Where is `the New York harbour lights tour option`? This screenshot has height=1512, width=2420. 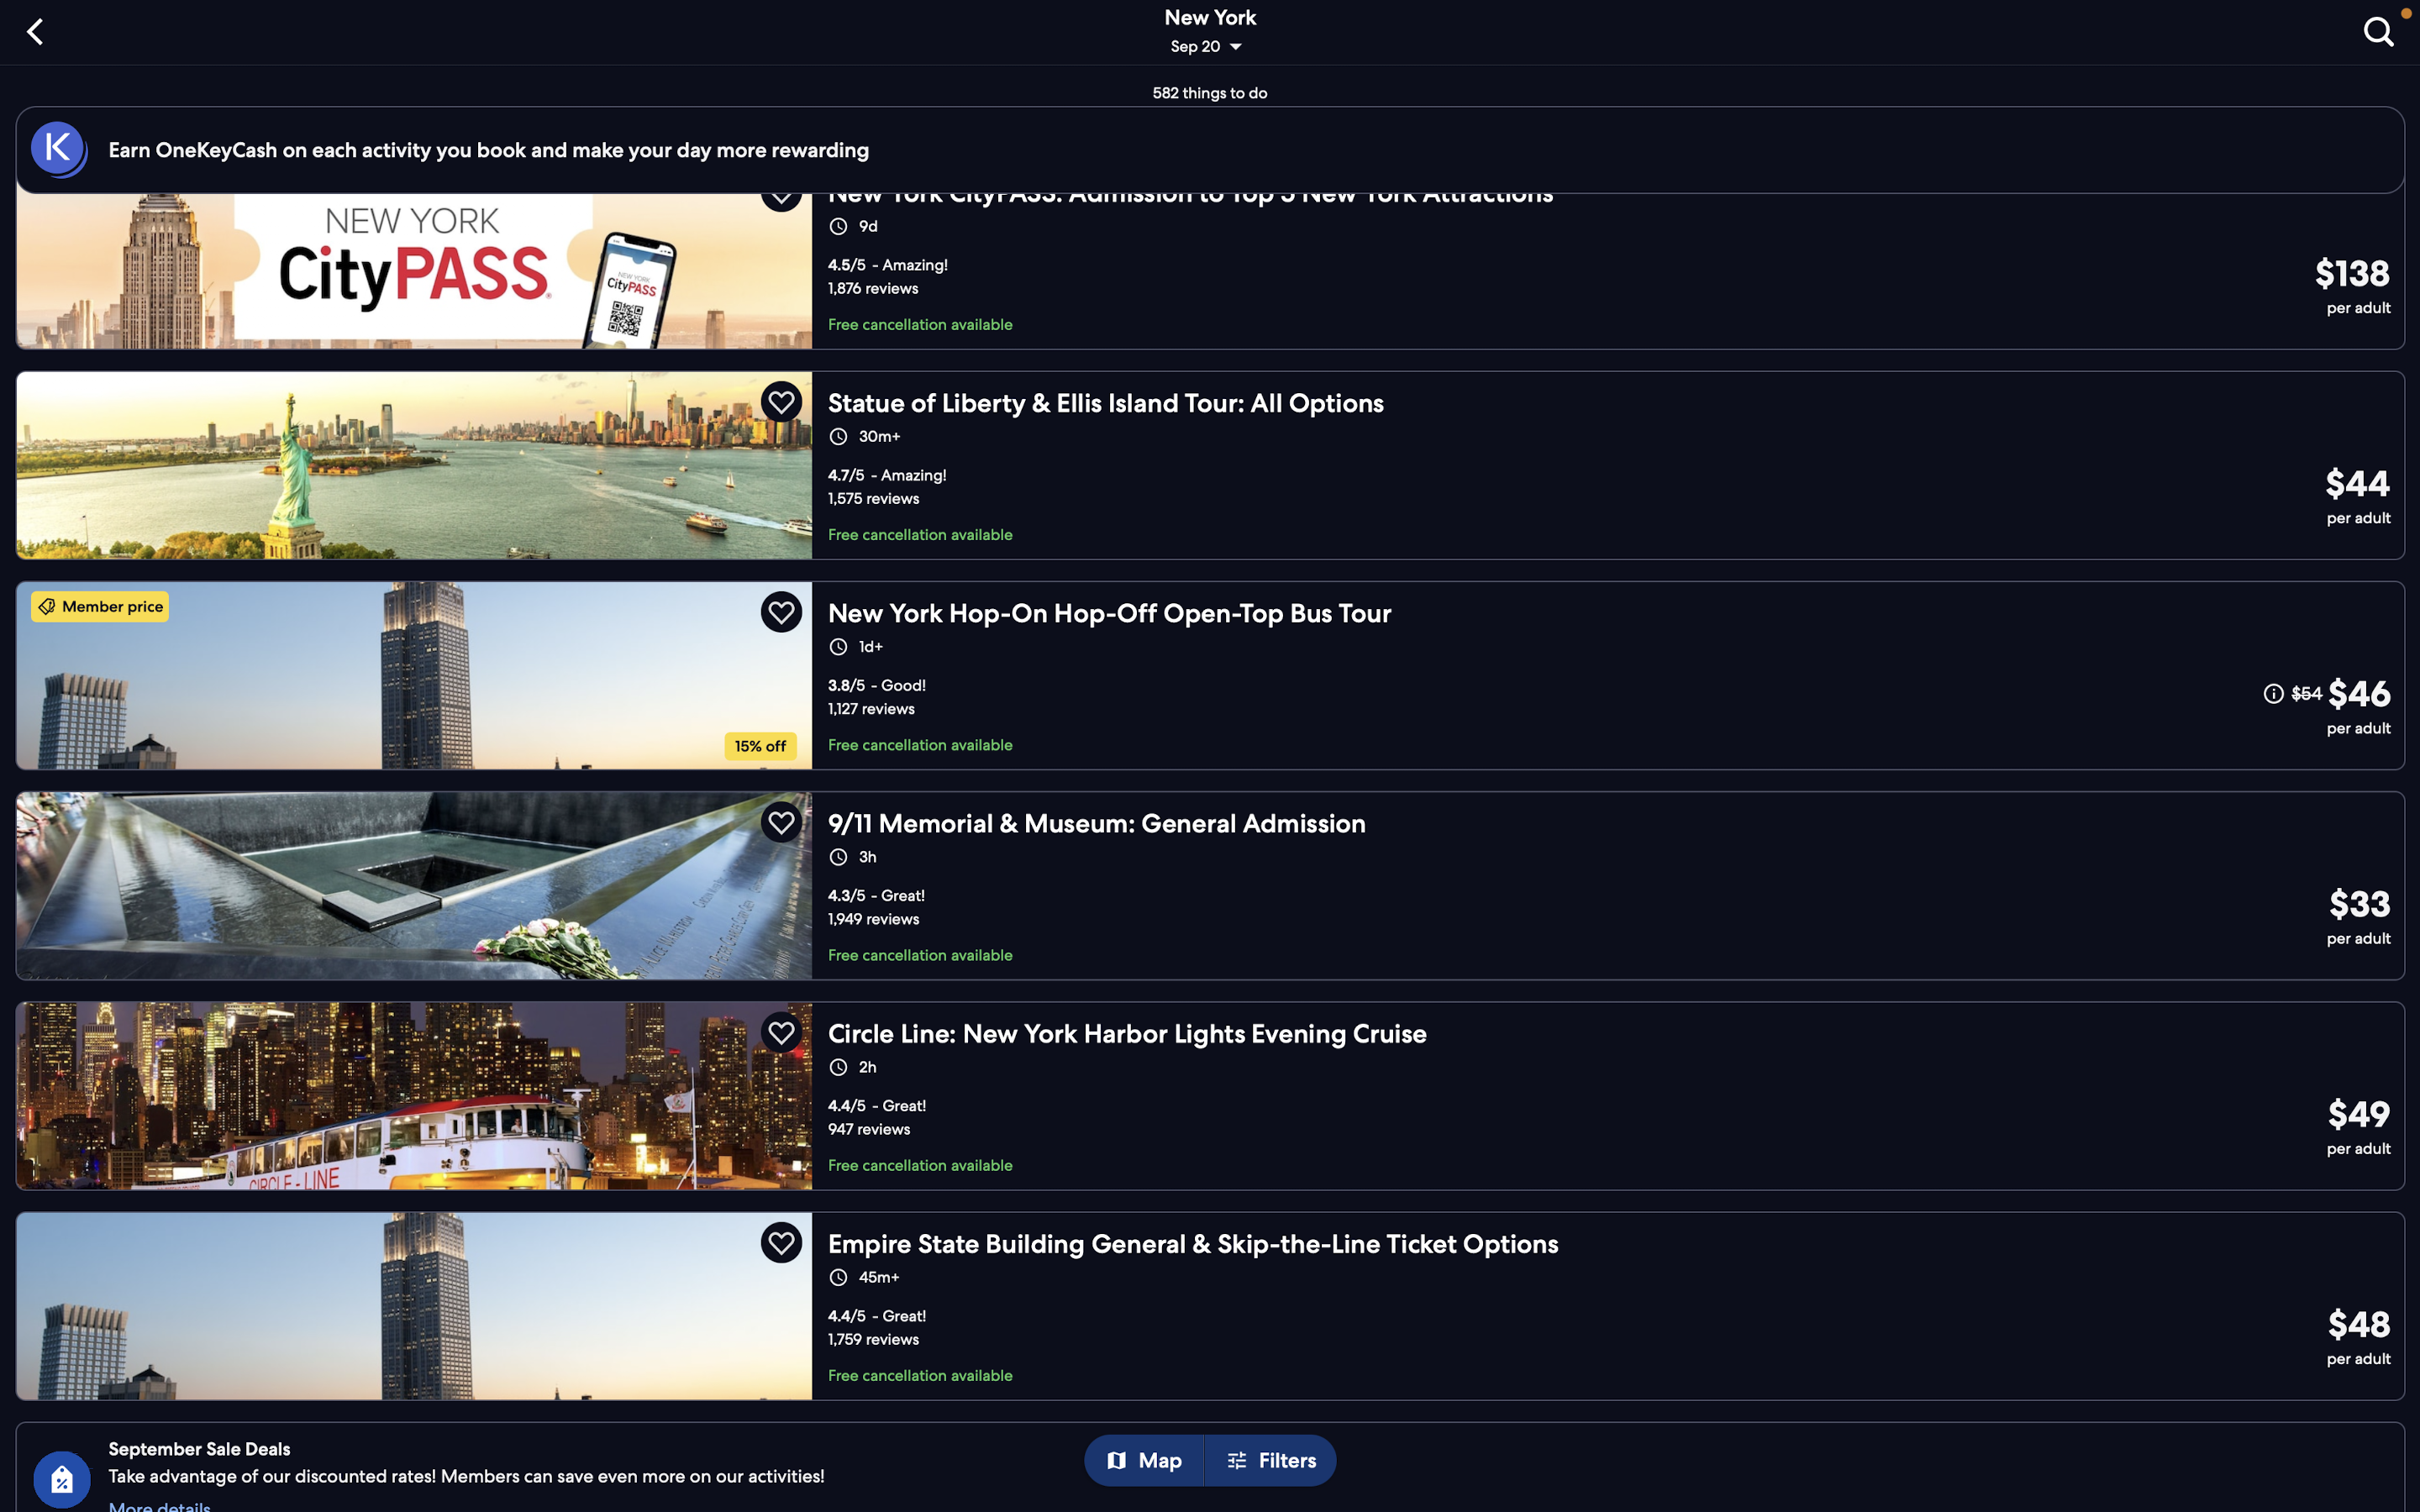 the New York harbour lights tour option is located at coordinates (1217, 1088).